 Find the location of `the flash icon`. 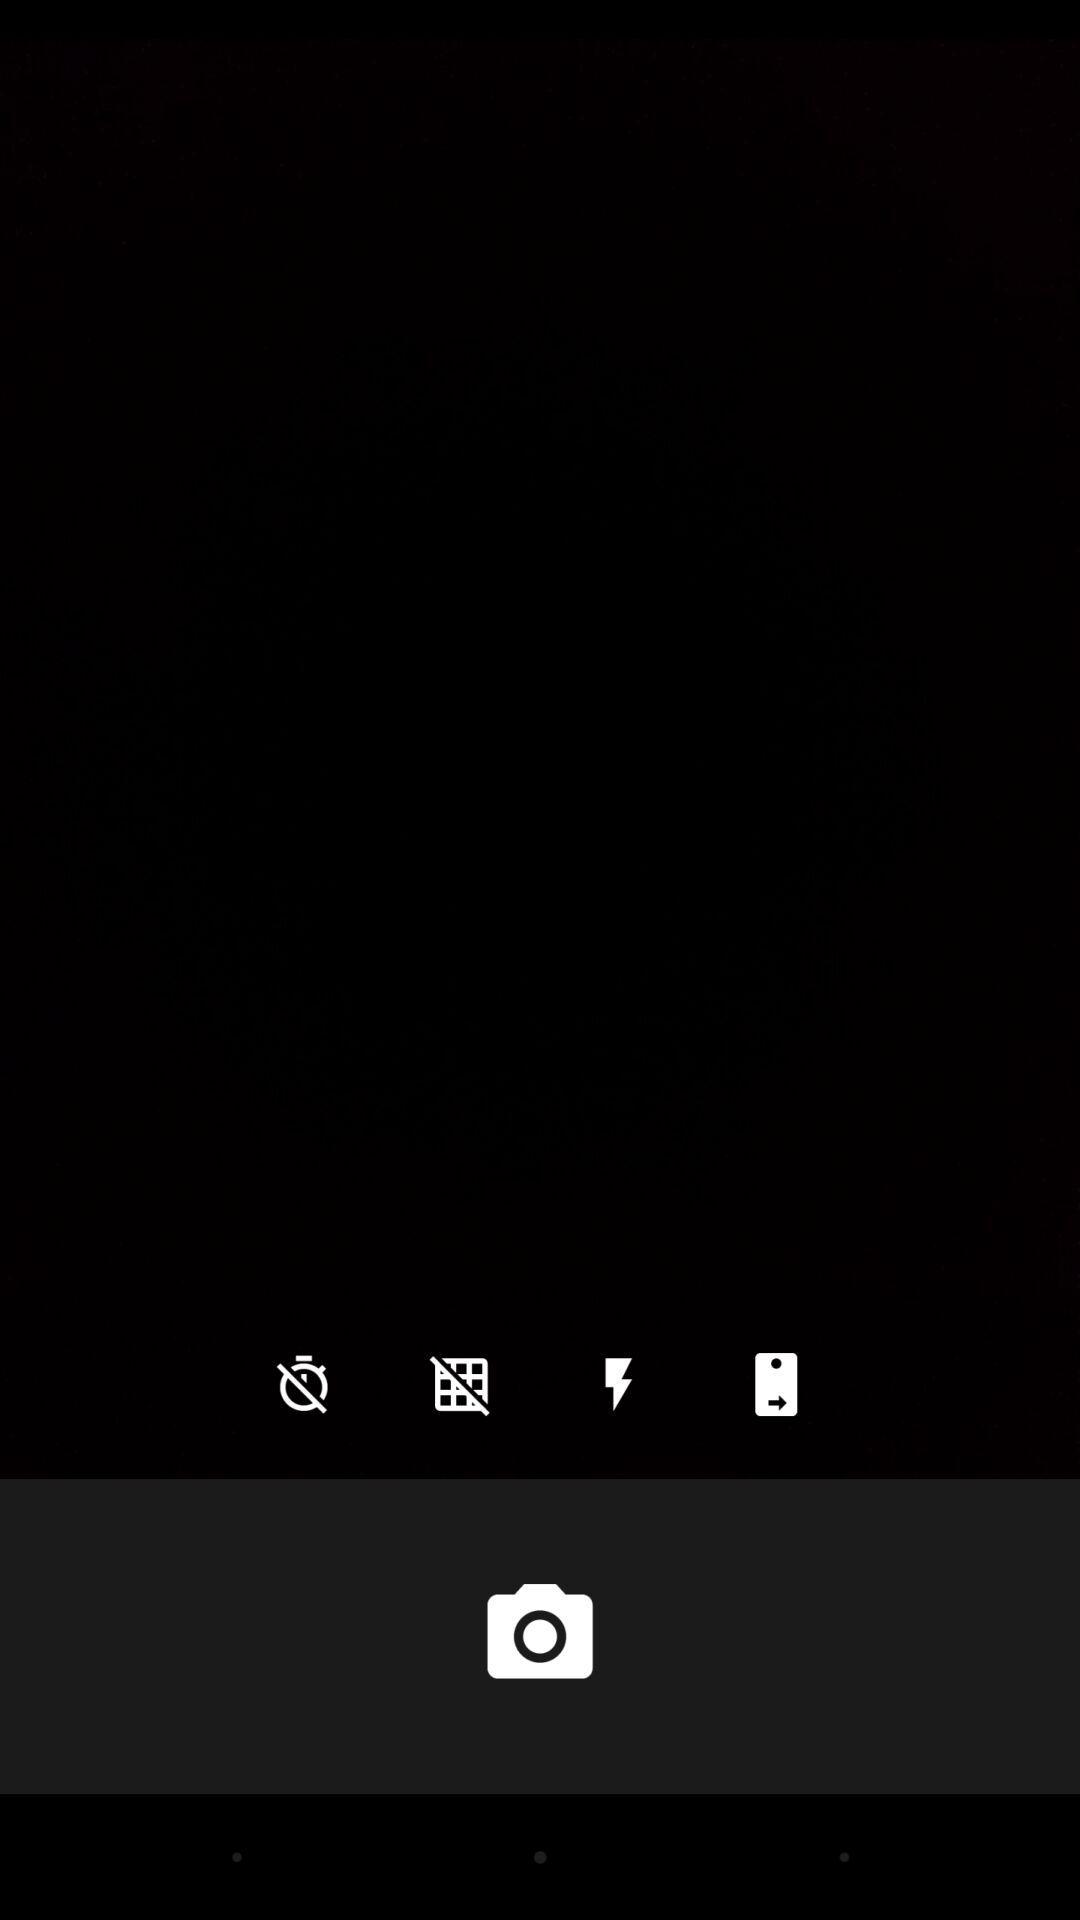

the flash icon is located at coordinates (617, 1383).